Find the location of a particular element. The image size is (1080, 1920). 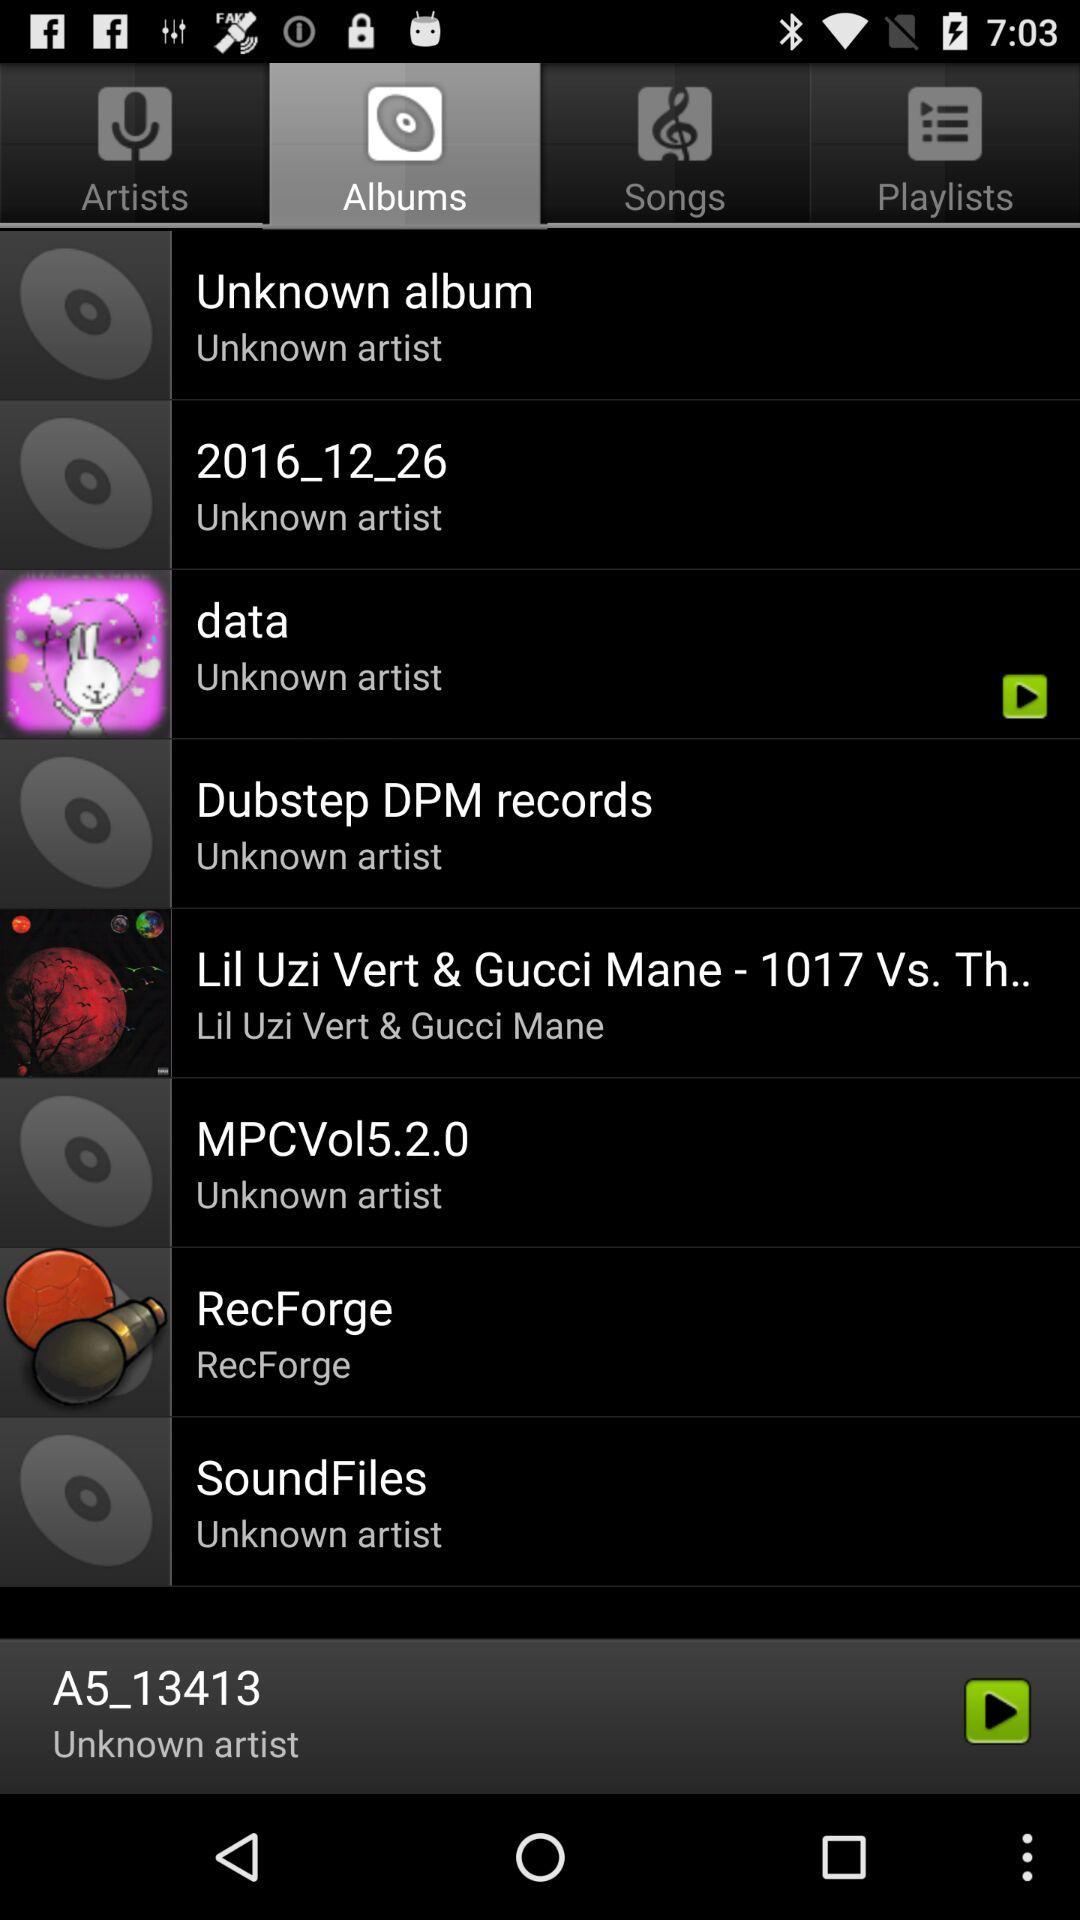

the icon to the right of artists icon is located at coordinates (675, 146).